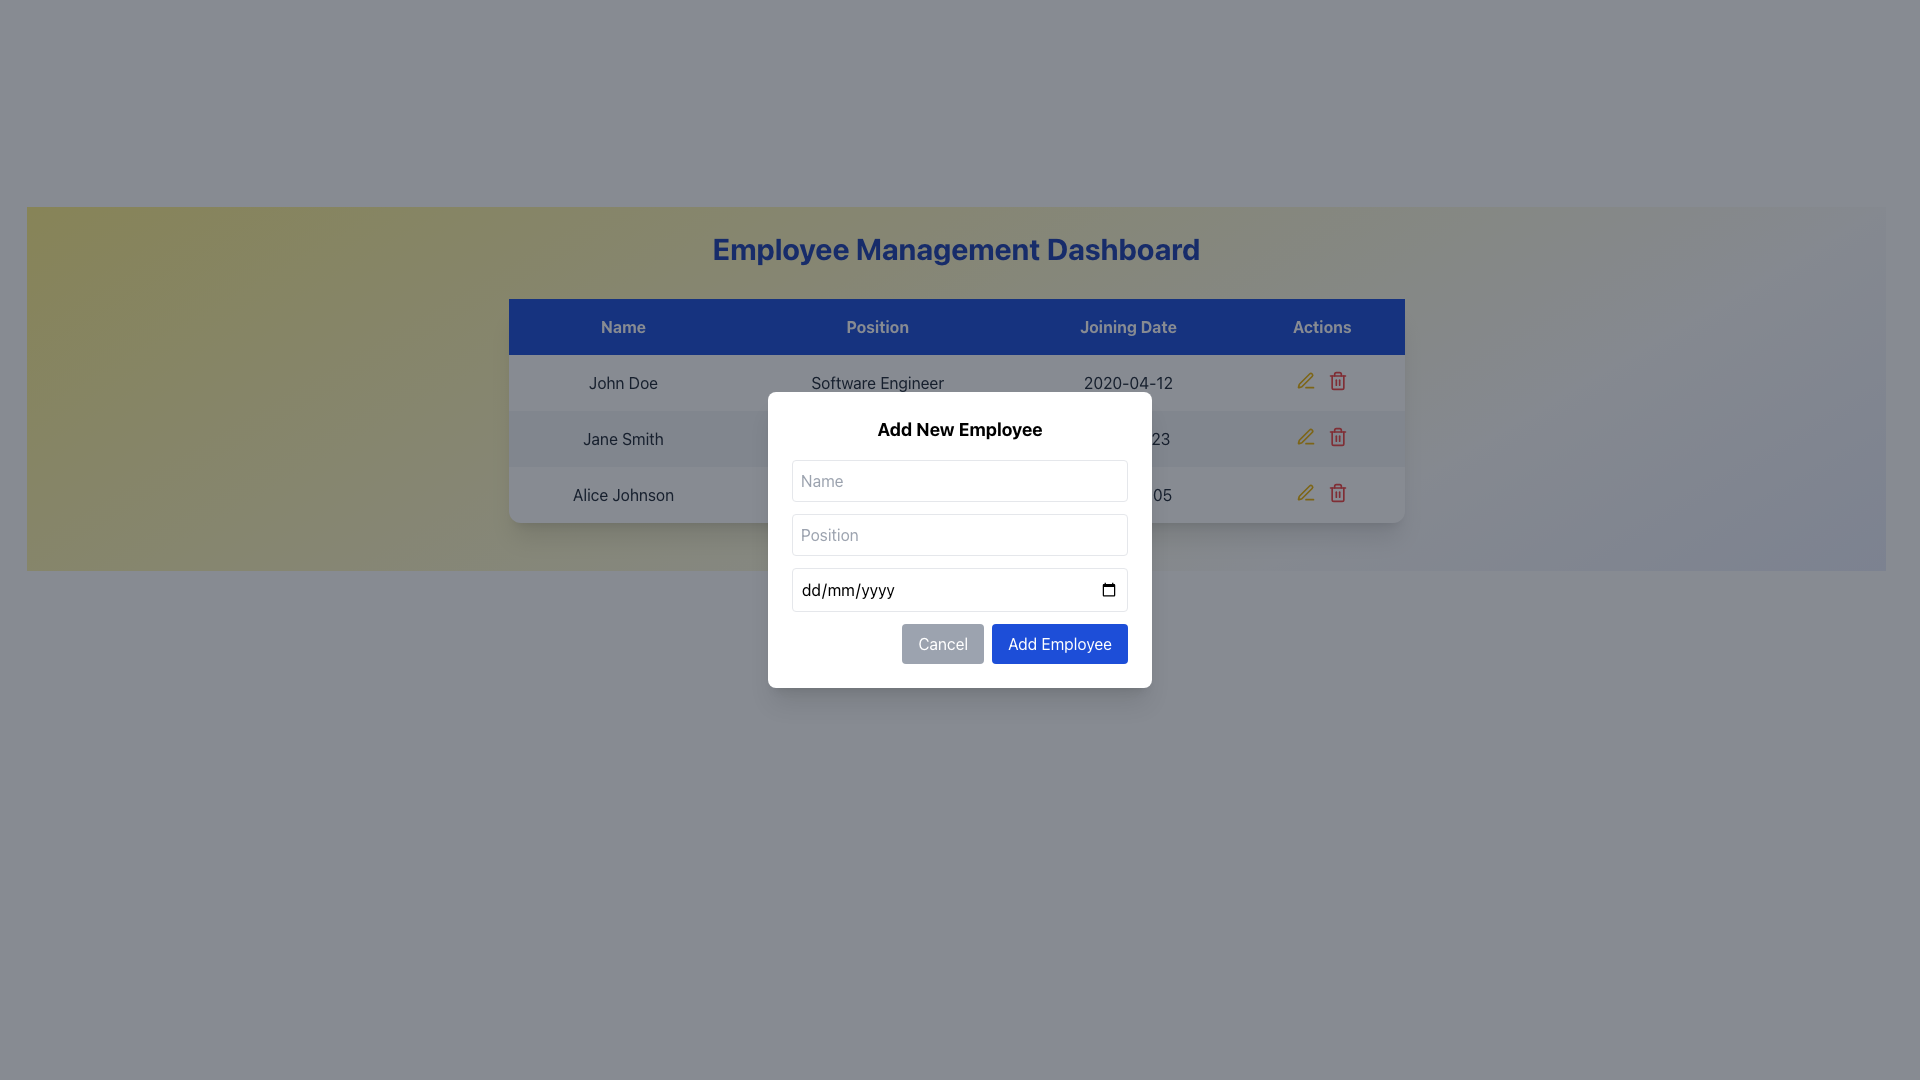 This screenshot has height=1080, width=1920. I want to click on the 'John Doe' text label in the first column of the first row of the table, so click(622, 382).